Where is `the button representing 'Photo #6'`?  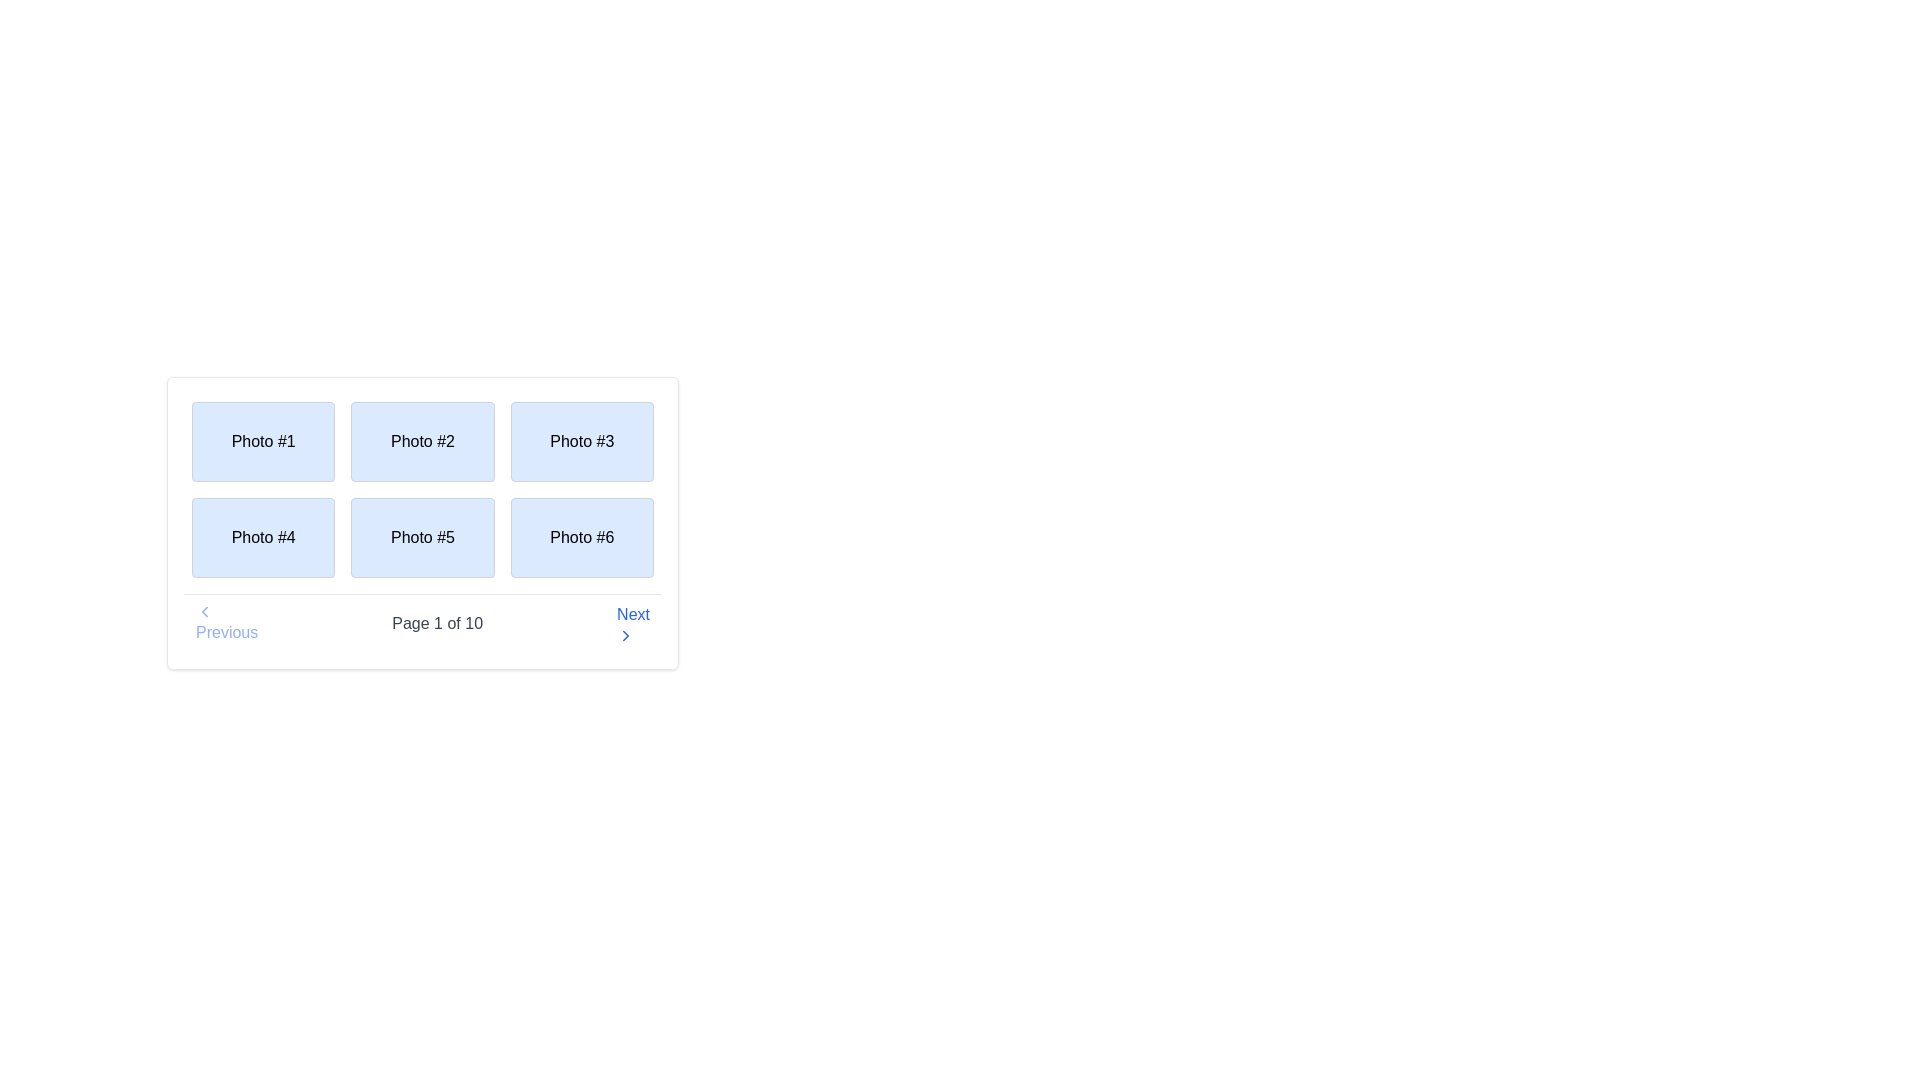
the button representing 'Photo #6' is located at coordinates (581, 536).